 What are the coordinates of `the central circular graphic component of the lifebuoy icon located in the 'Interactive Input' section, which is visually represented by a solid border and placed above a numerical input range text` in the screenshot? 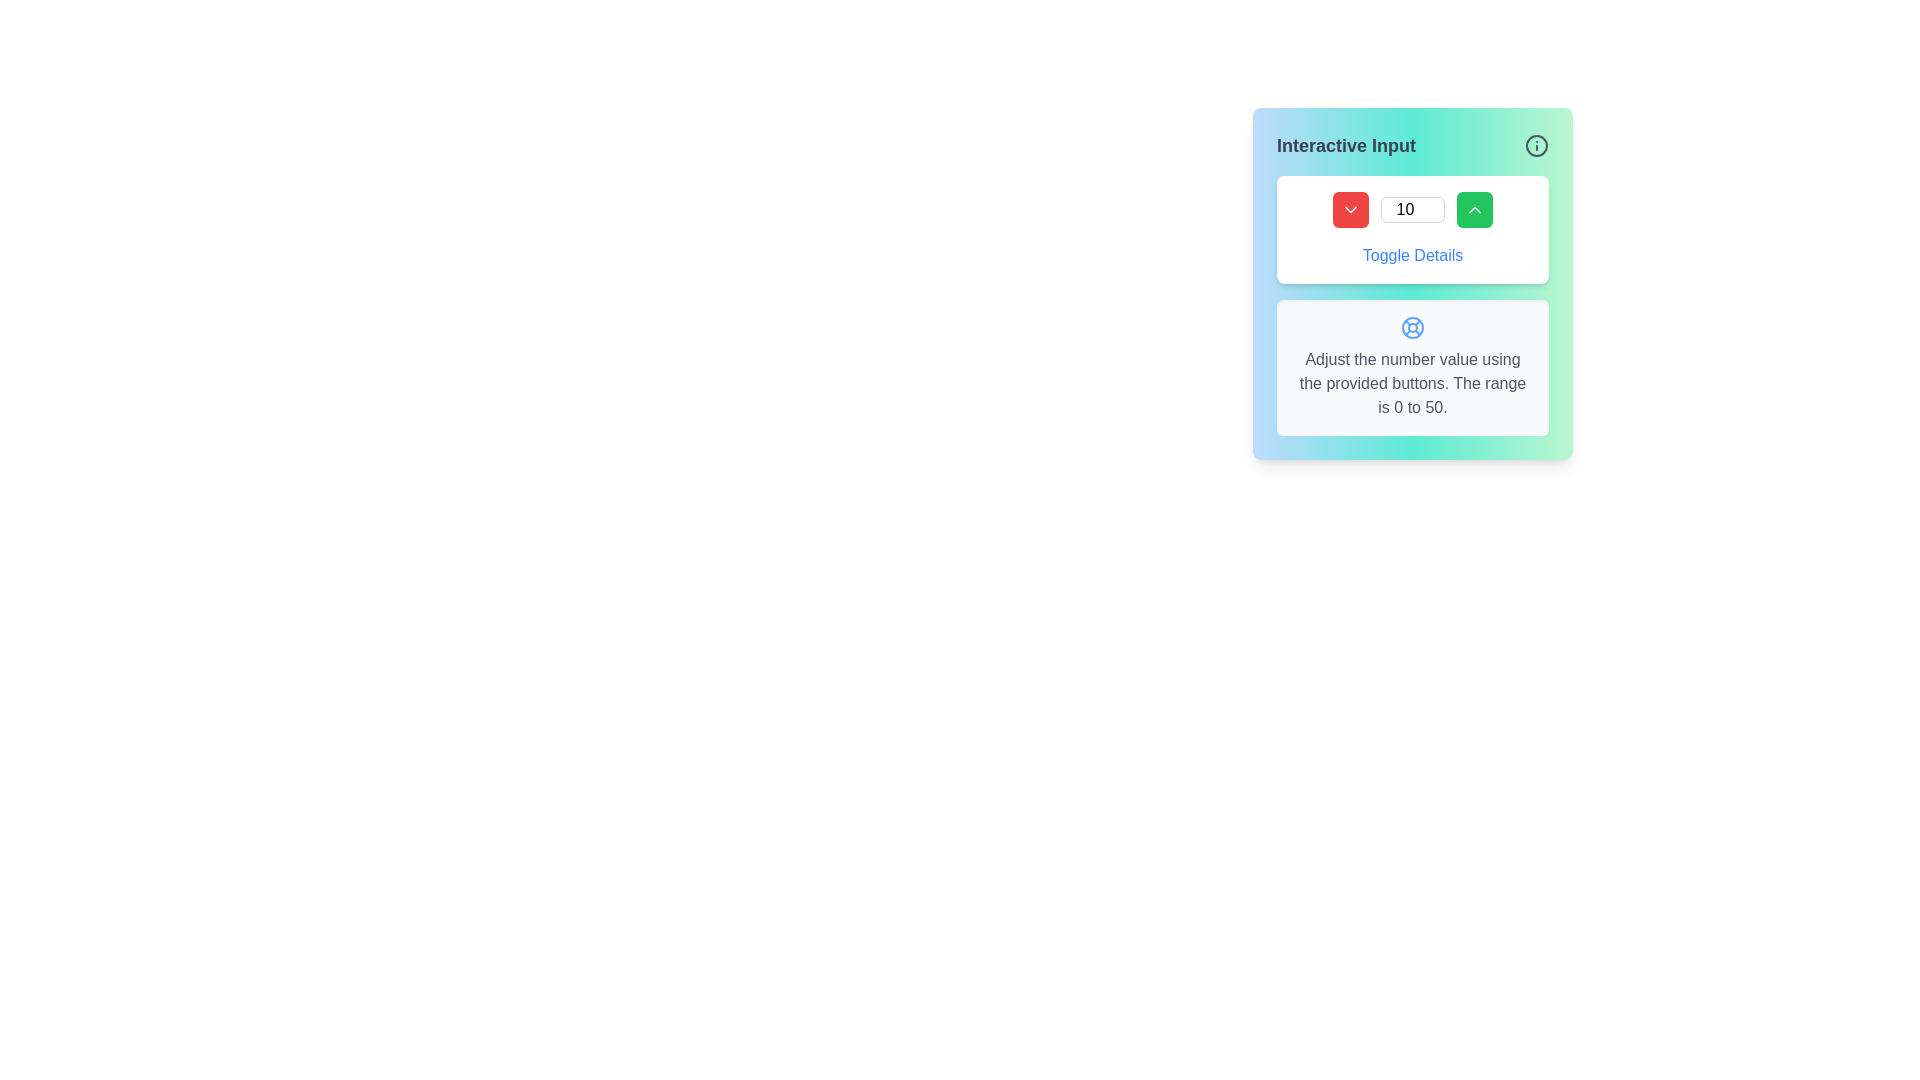 It's located at (1411, 326).